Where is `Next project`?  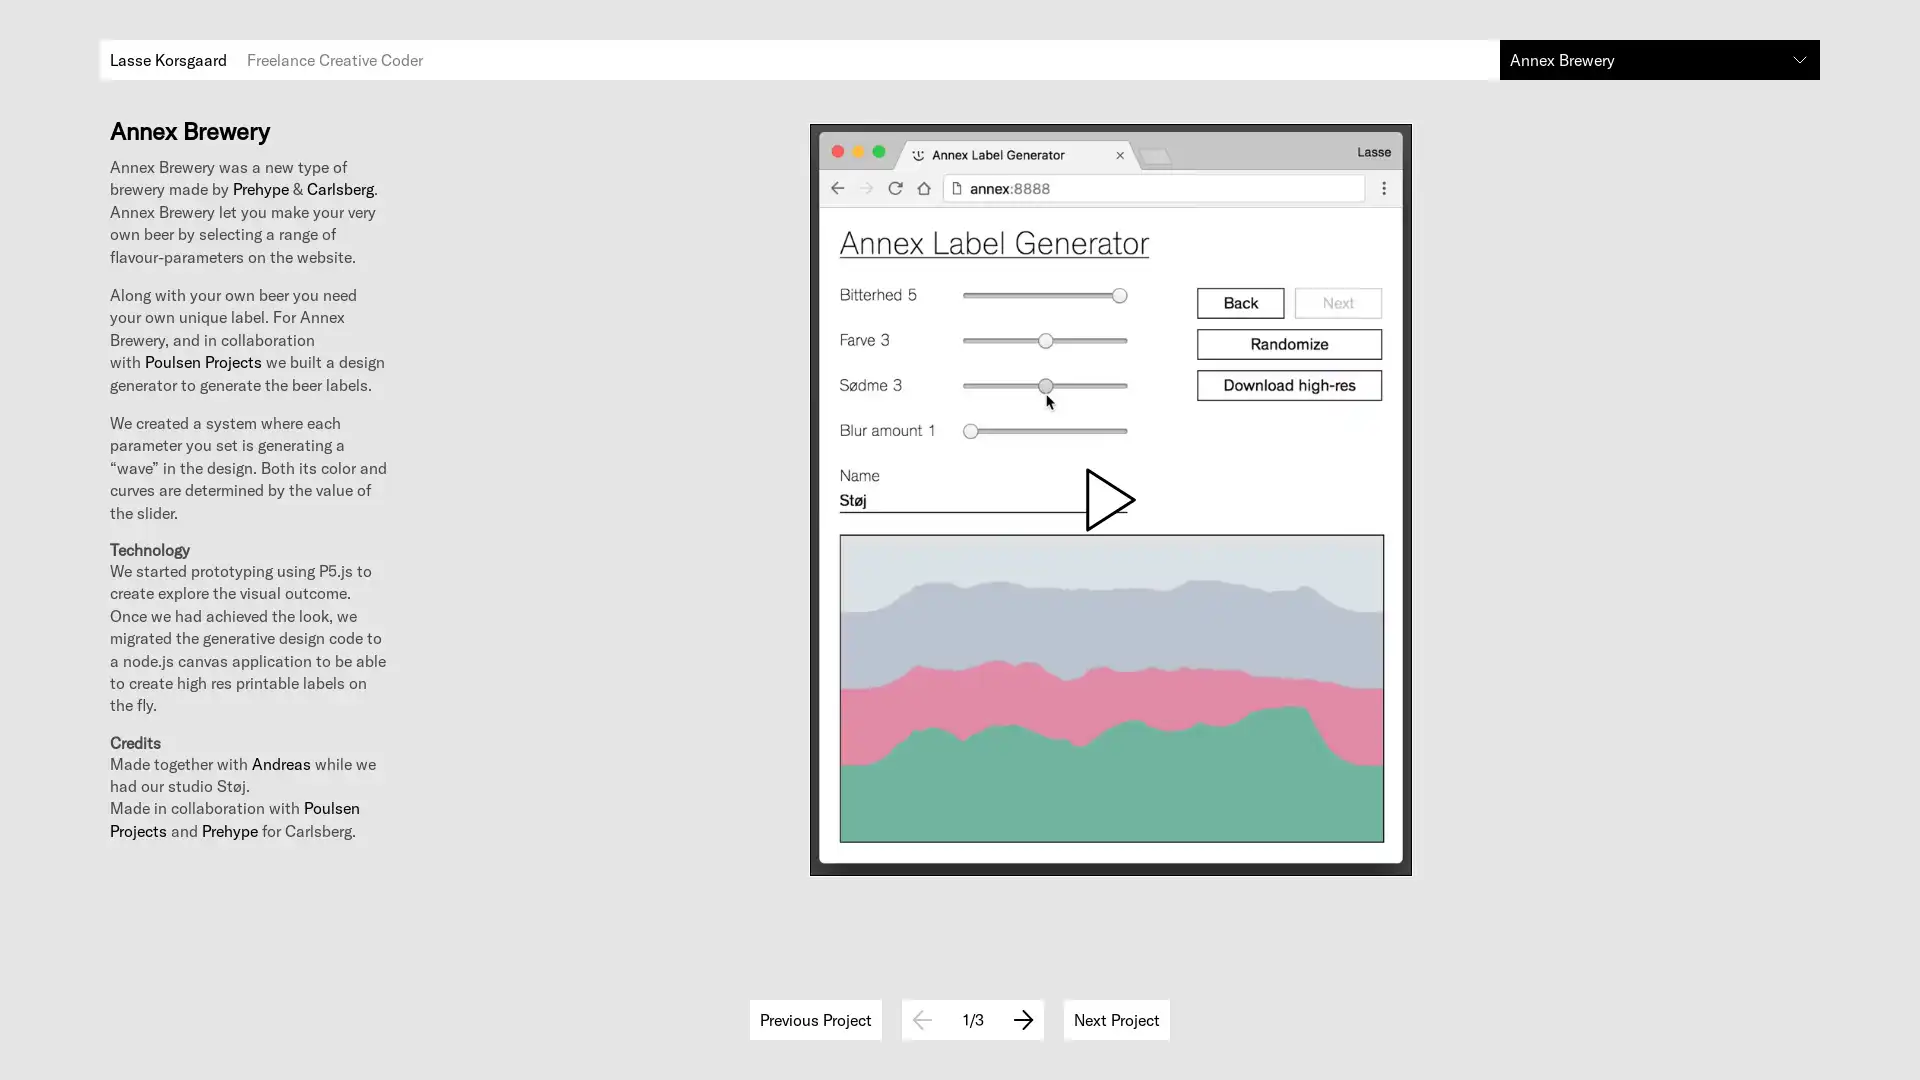
Next project is located at coordinates (1116, 1019).